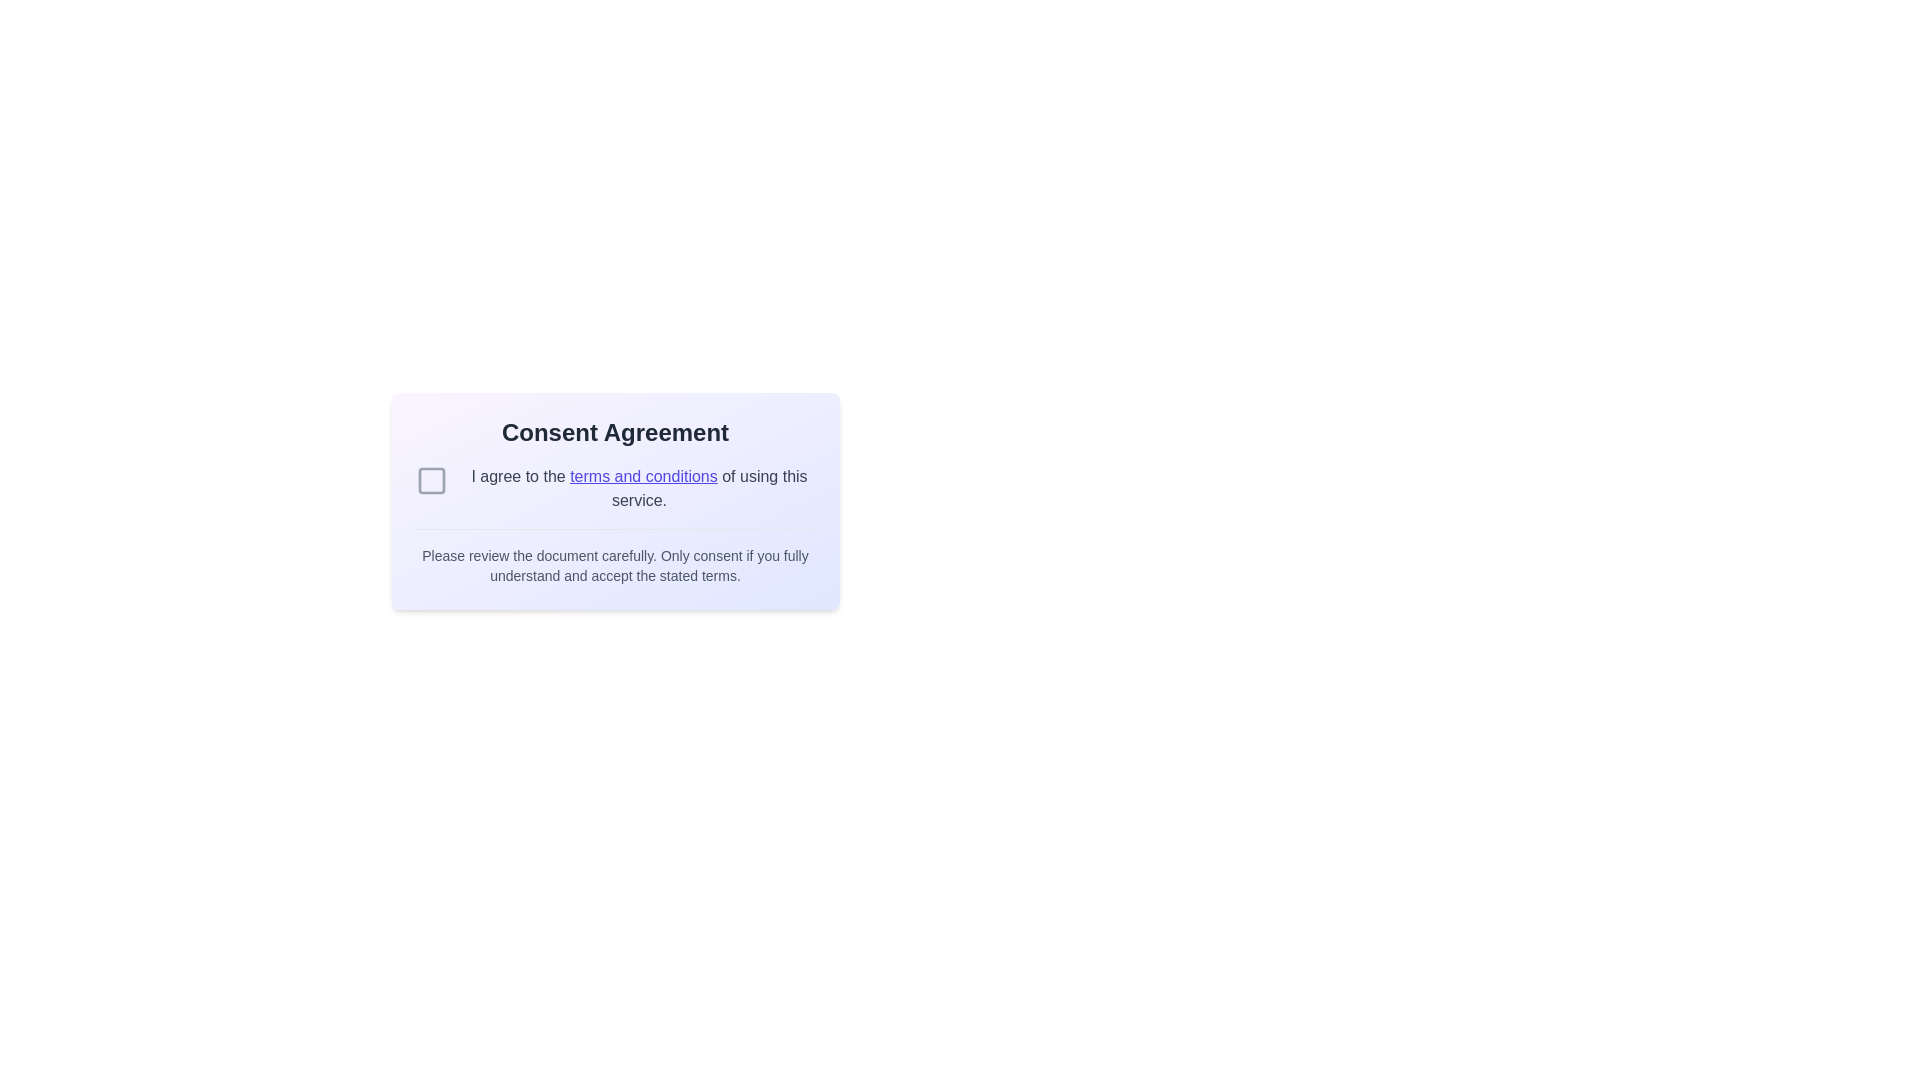  What do you see at coordinates (614, 489) in the screenshot?
I see `the hyperlink in the consent agreement card` at bounding box center [614, 489].